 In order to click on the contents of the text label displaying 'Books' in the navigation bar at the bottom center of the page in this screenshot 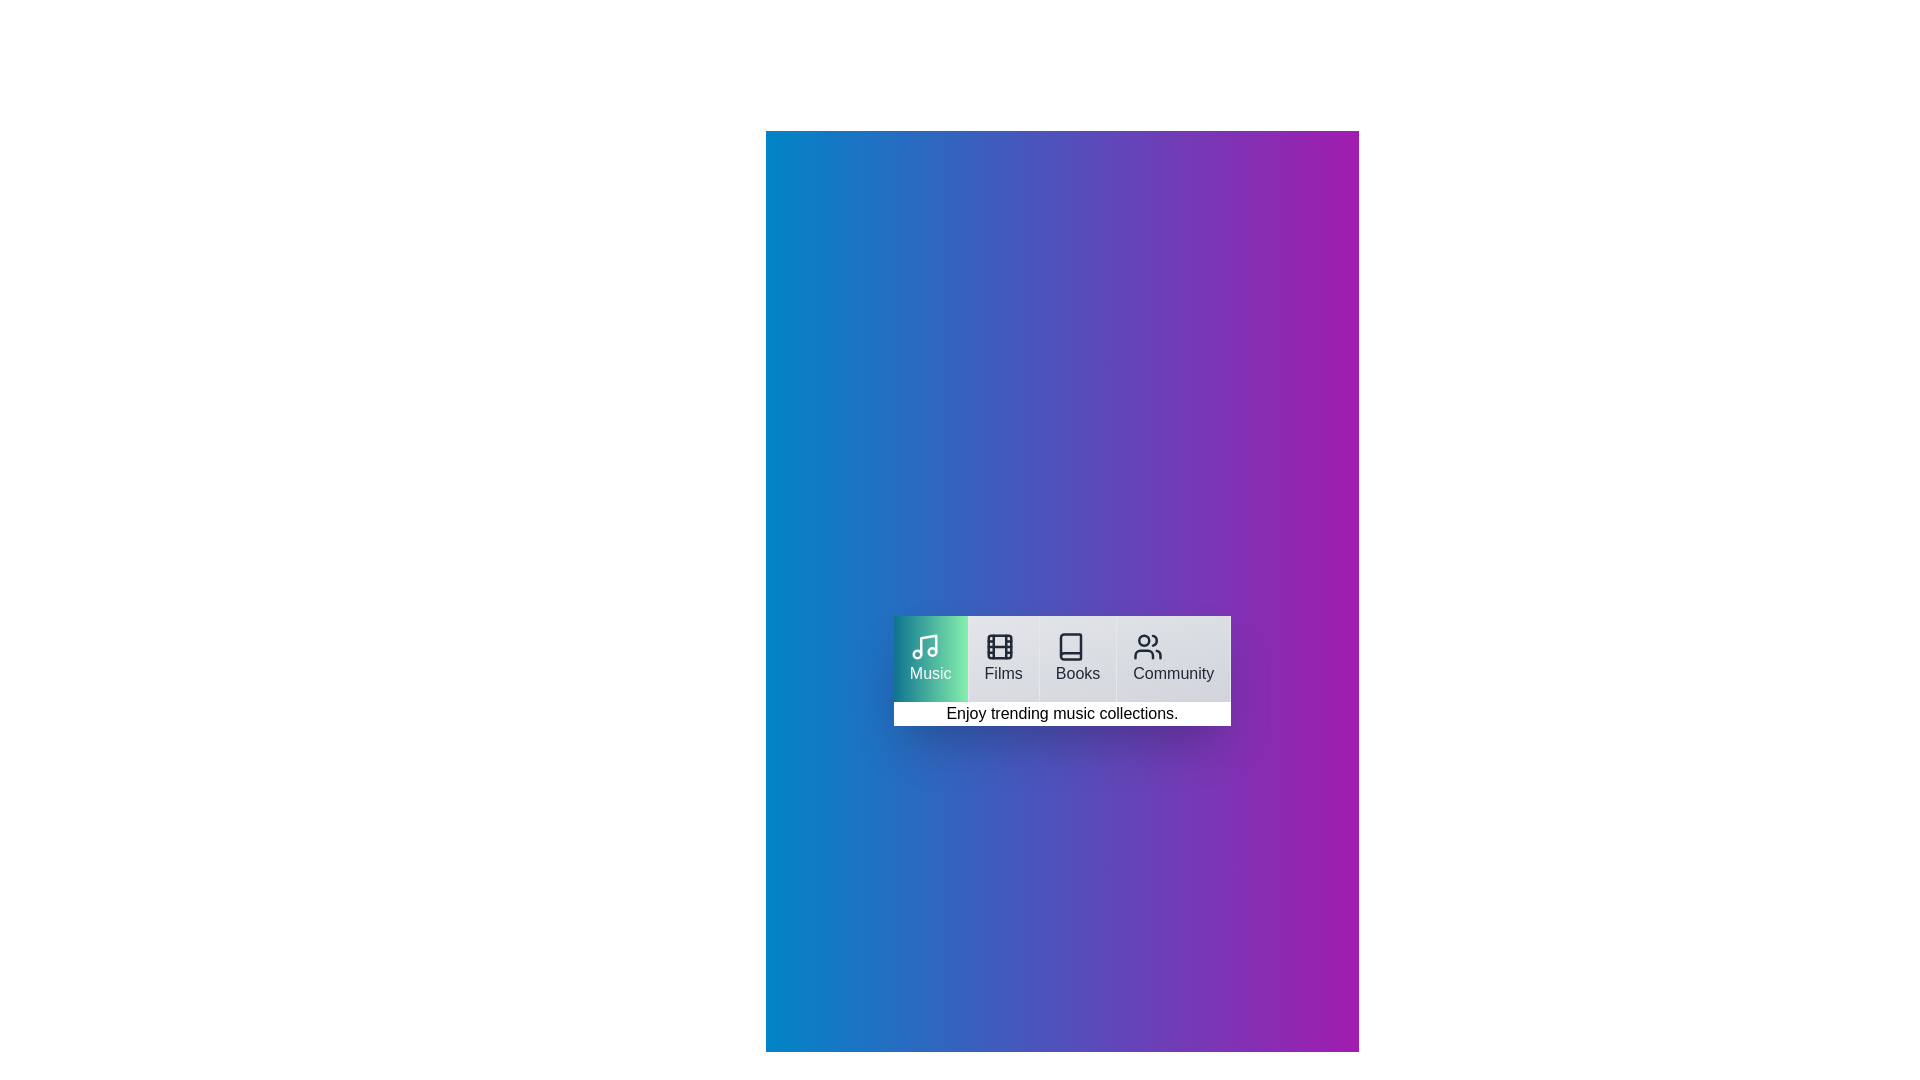, I will do `click(1077, 673)`.